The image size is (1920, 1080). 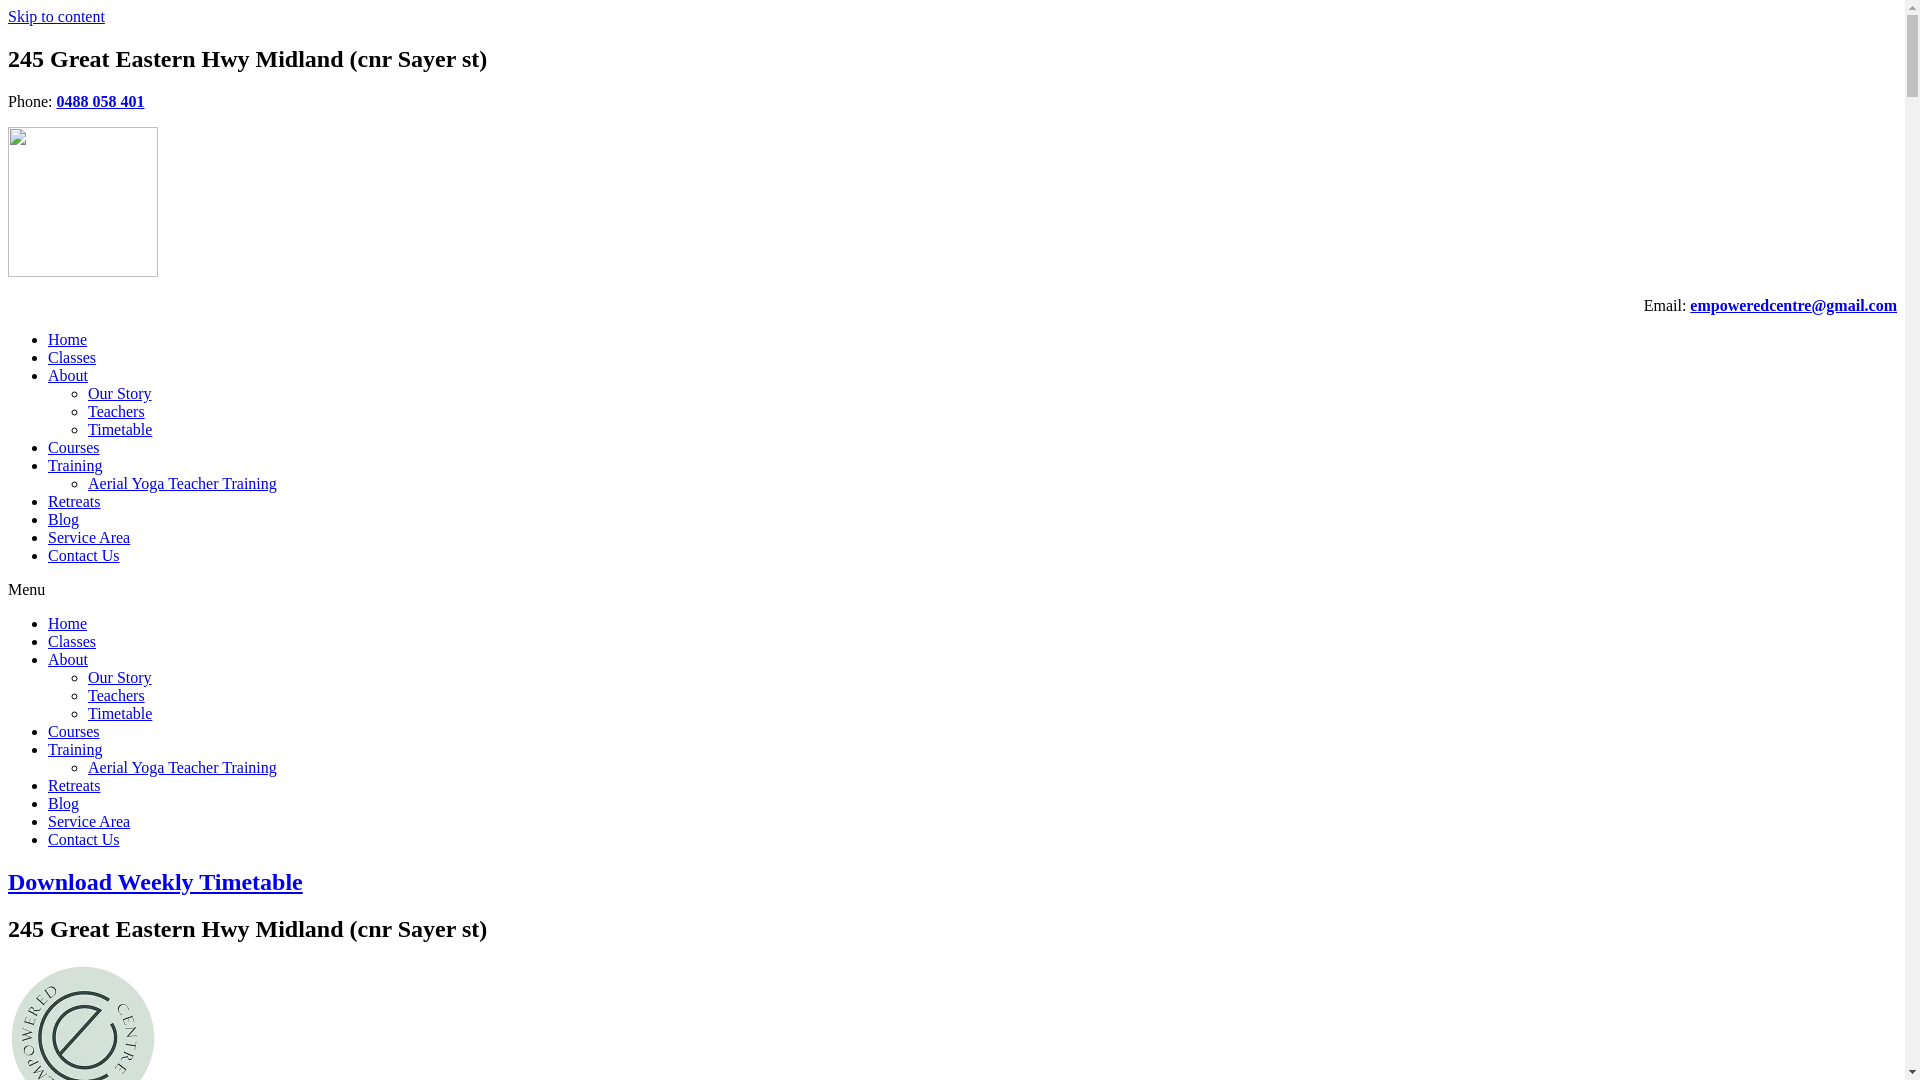 What do you see at coordinates (88, 536) in the screenshot?
I see `'Service Area'` at bounding box center [88, 536].